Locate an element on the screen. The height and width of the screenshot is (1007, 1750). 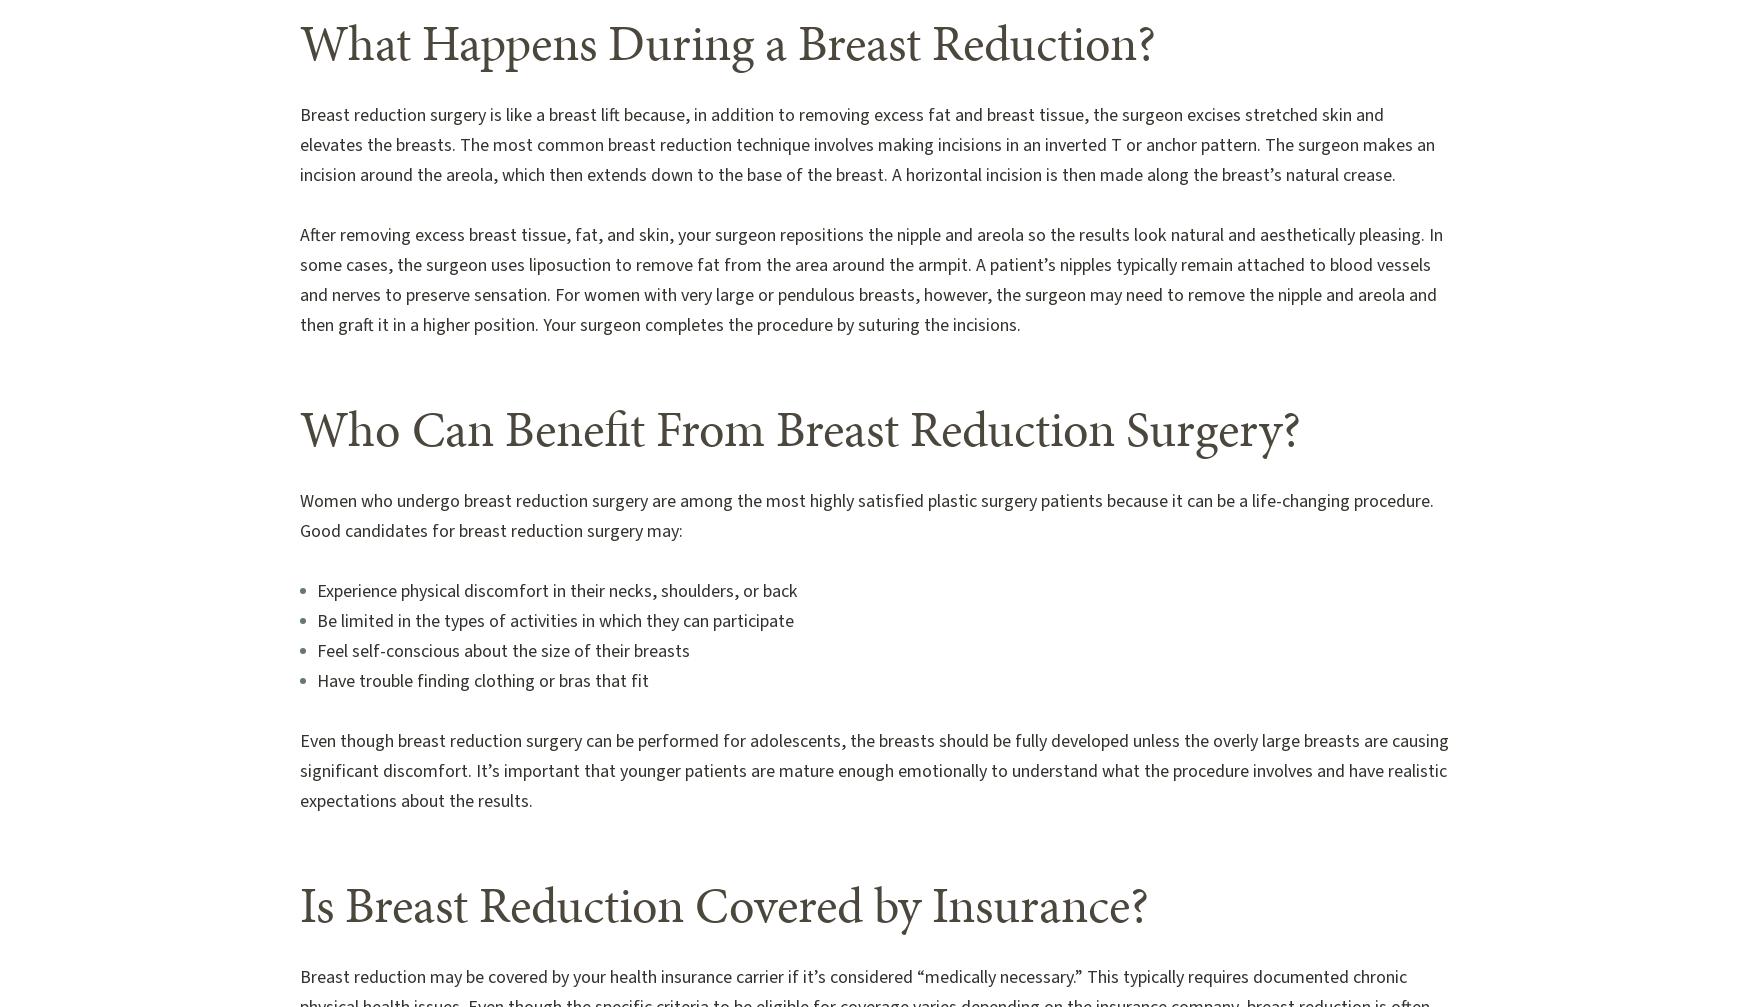
'Feel self-conscious about the size of their breasts' is located at coordinates (502, 650).